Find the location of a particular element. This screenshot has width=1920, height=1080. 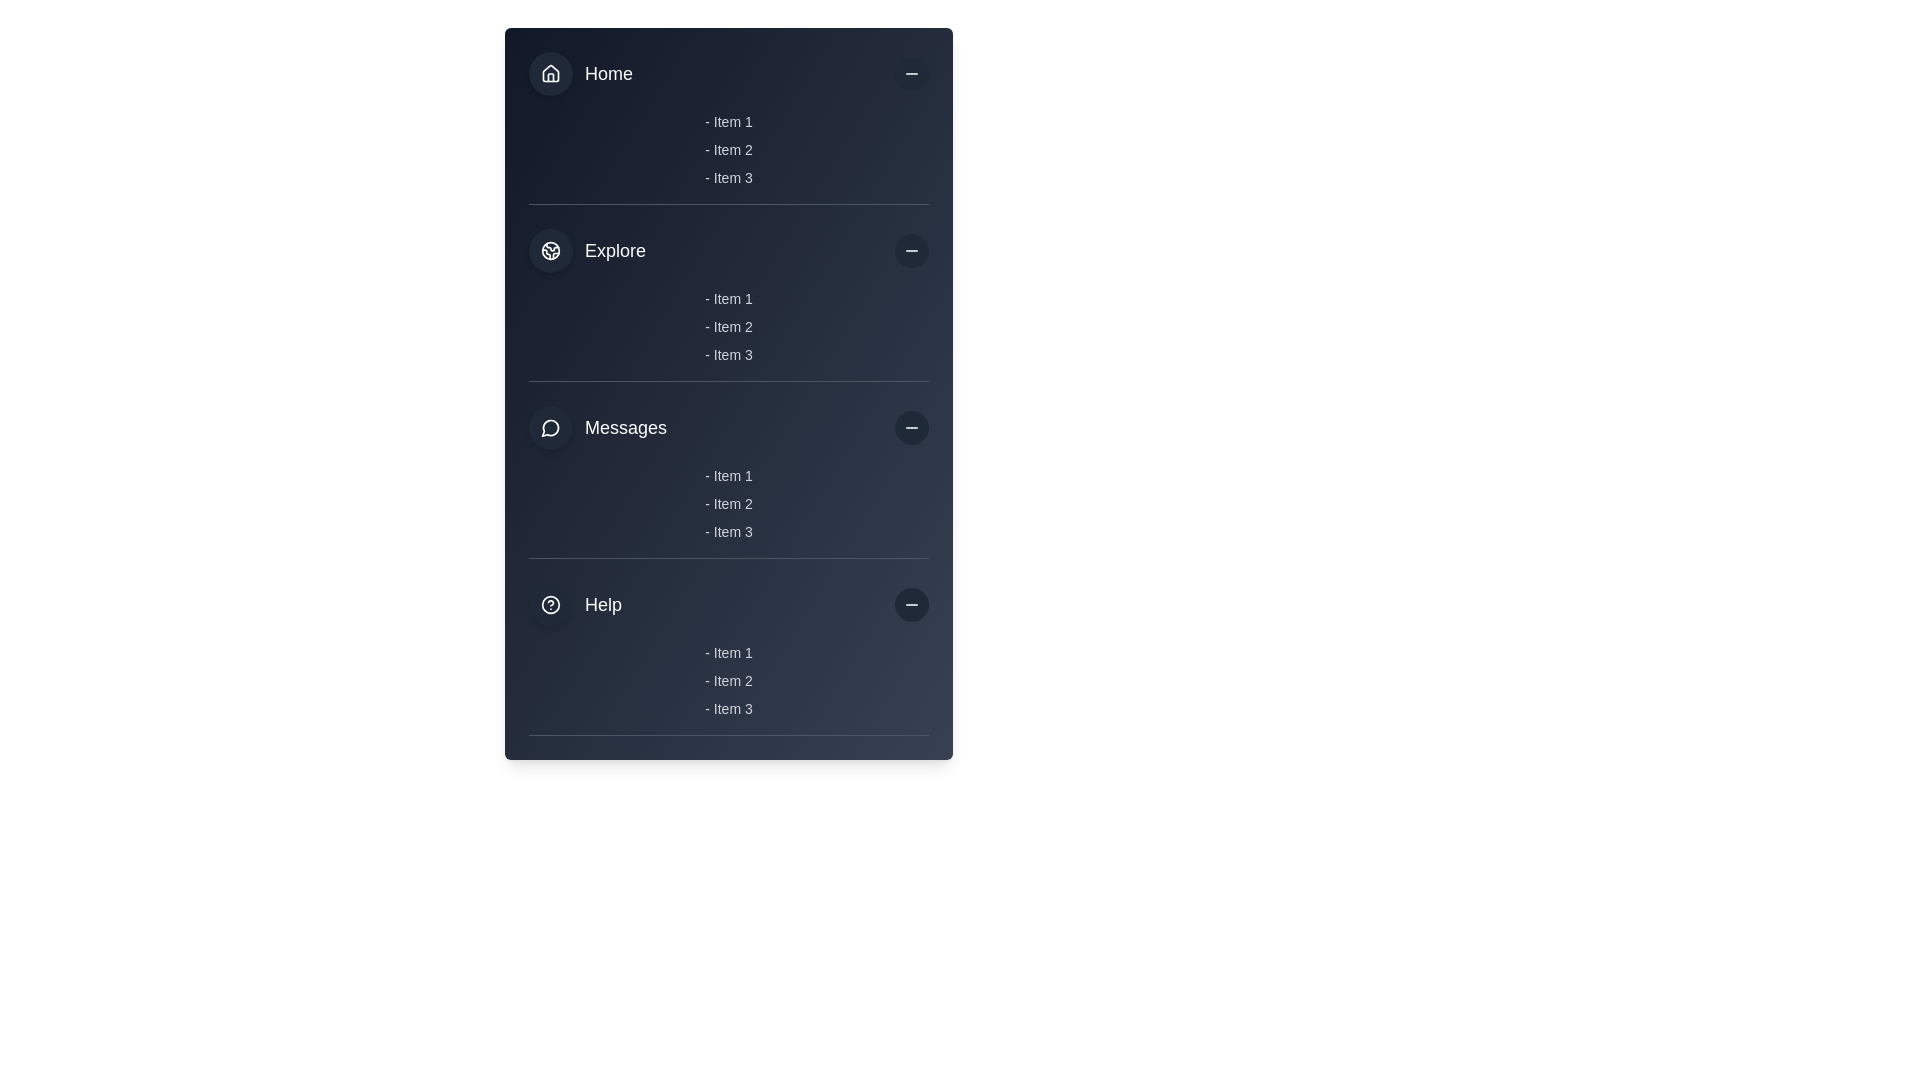

the circular speech bubble outline icon located in the top-left corner of the 'Messages' section of the vertical navigation bar is located at coordinates (551, 427).